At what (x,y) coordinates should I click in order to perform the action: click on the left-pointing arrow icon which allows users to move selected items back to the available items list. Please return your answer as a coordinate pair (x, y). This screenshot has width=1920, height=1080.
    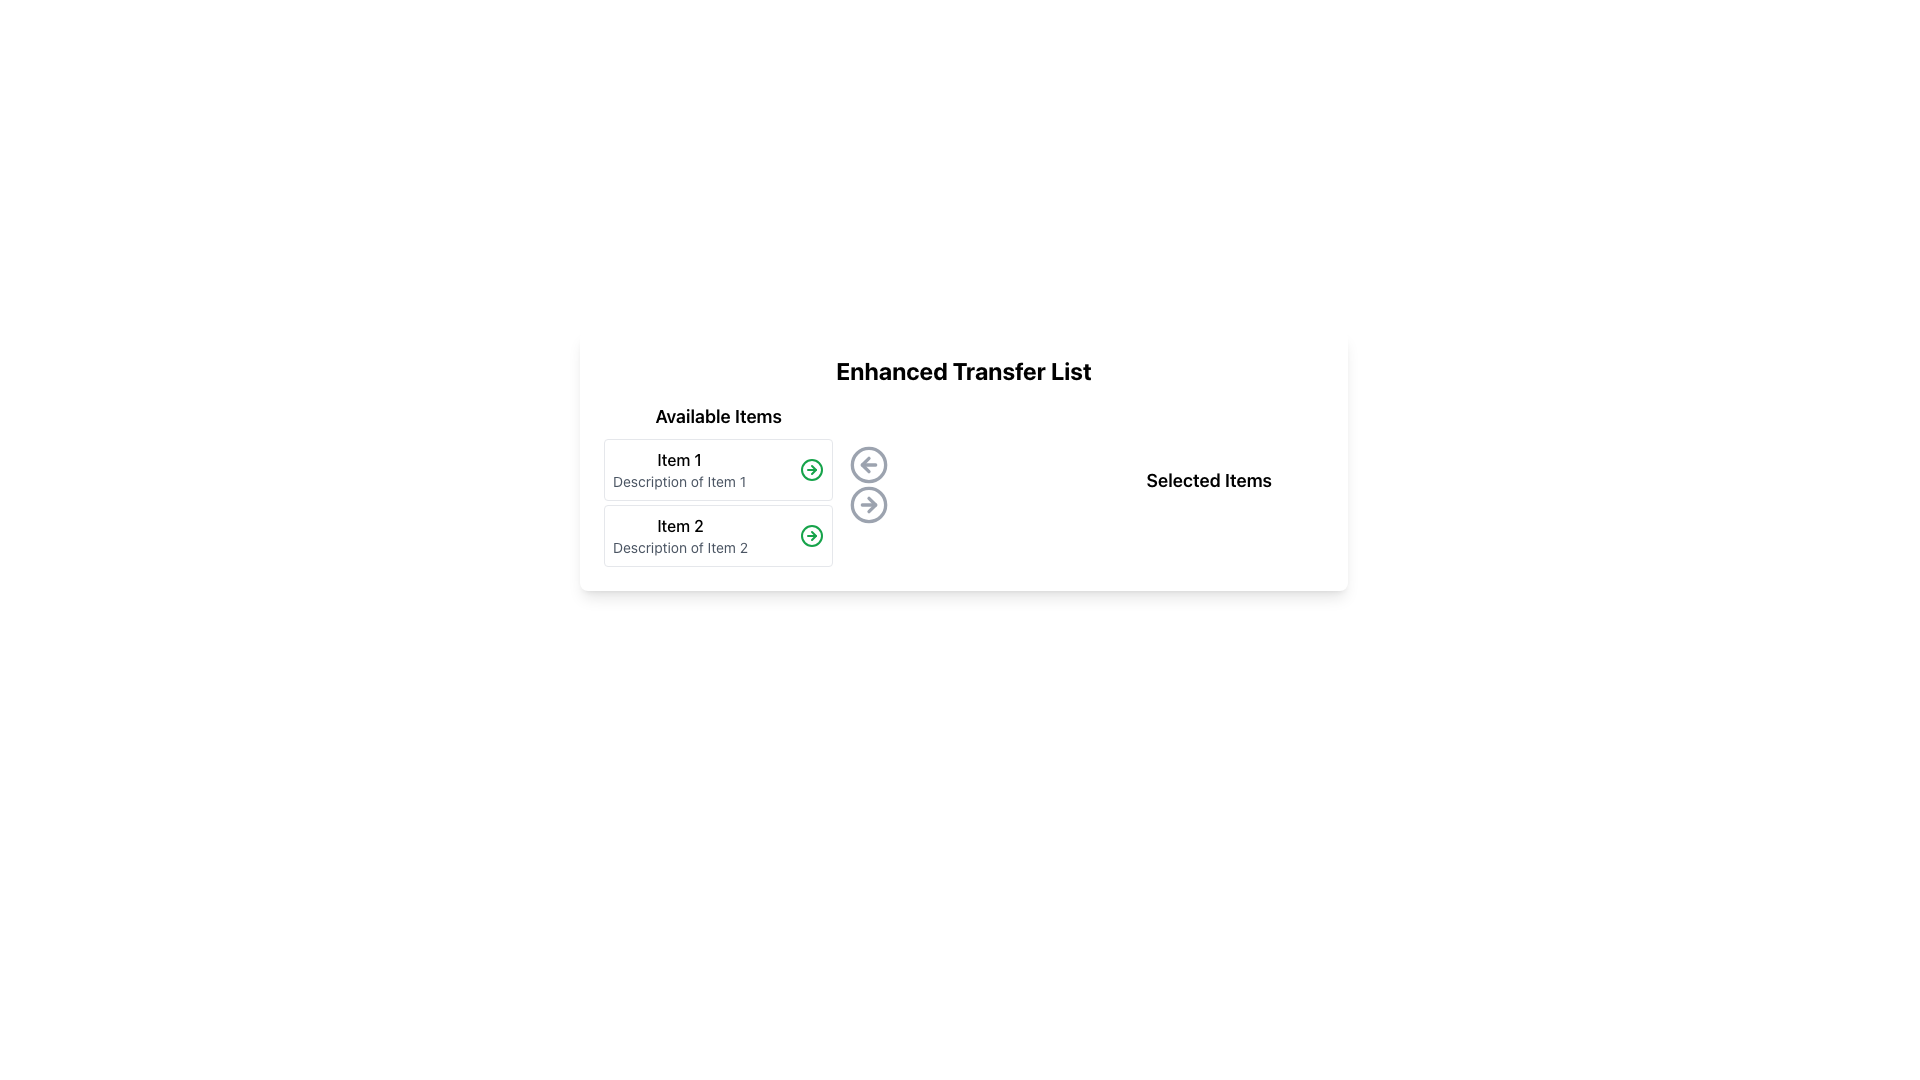
    Looking at the image, I should click on (869, 465).